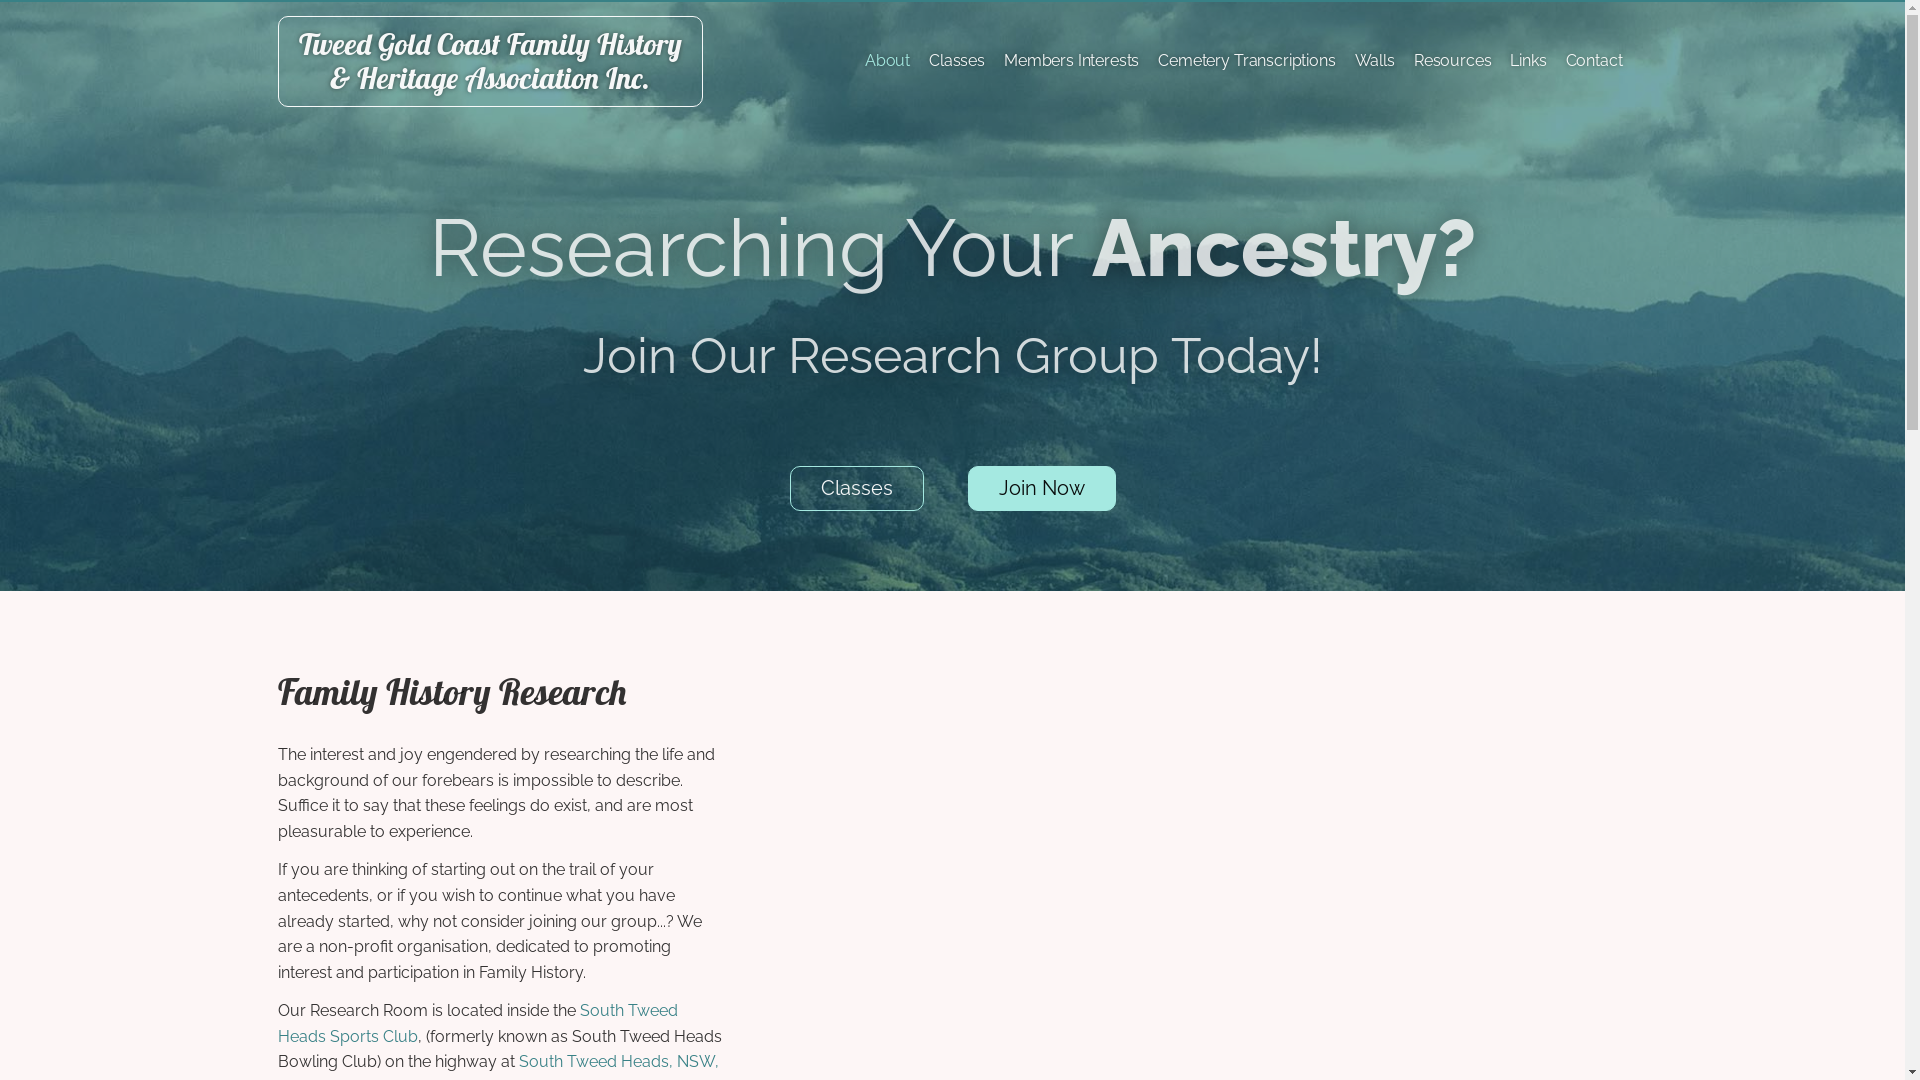 Image resolution: width=1920 pixels, height=1080 pixels. What do you see at coordinates (477, 1023) in the screenshot?
I see `'South Tweed Heads Sports Club'` at bounding box center [477, 1023].